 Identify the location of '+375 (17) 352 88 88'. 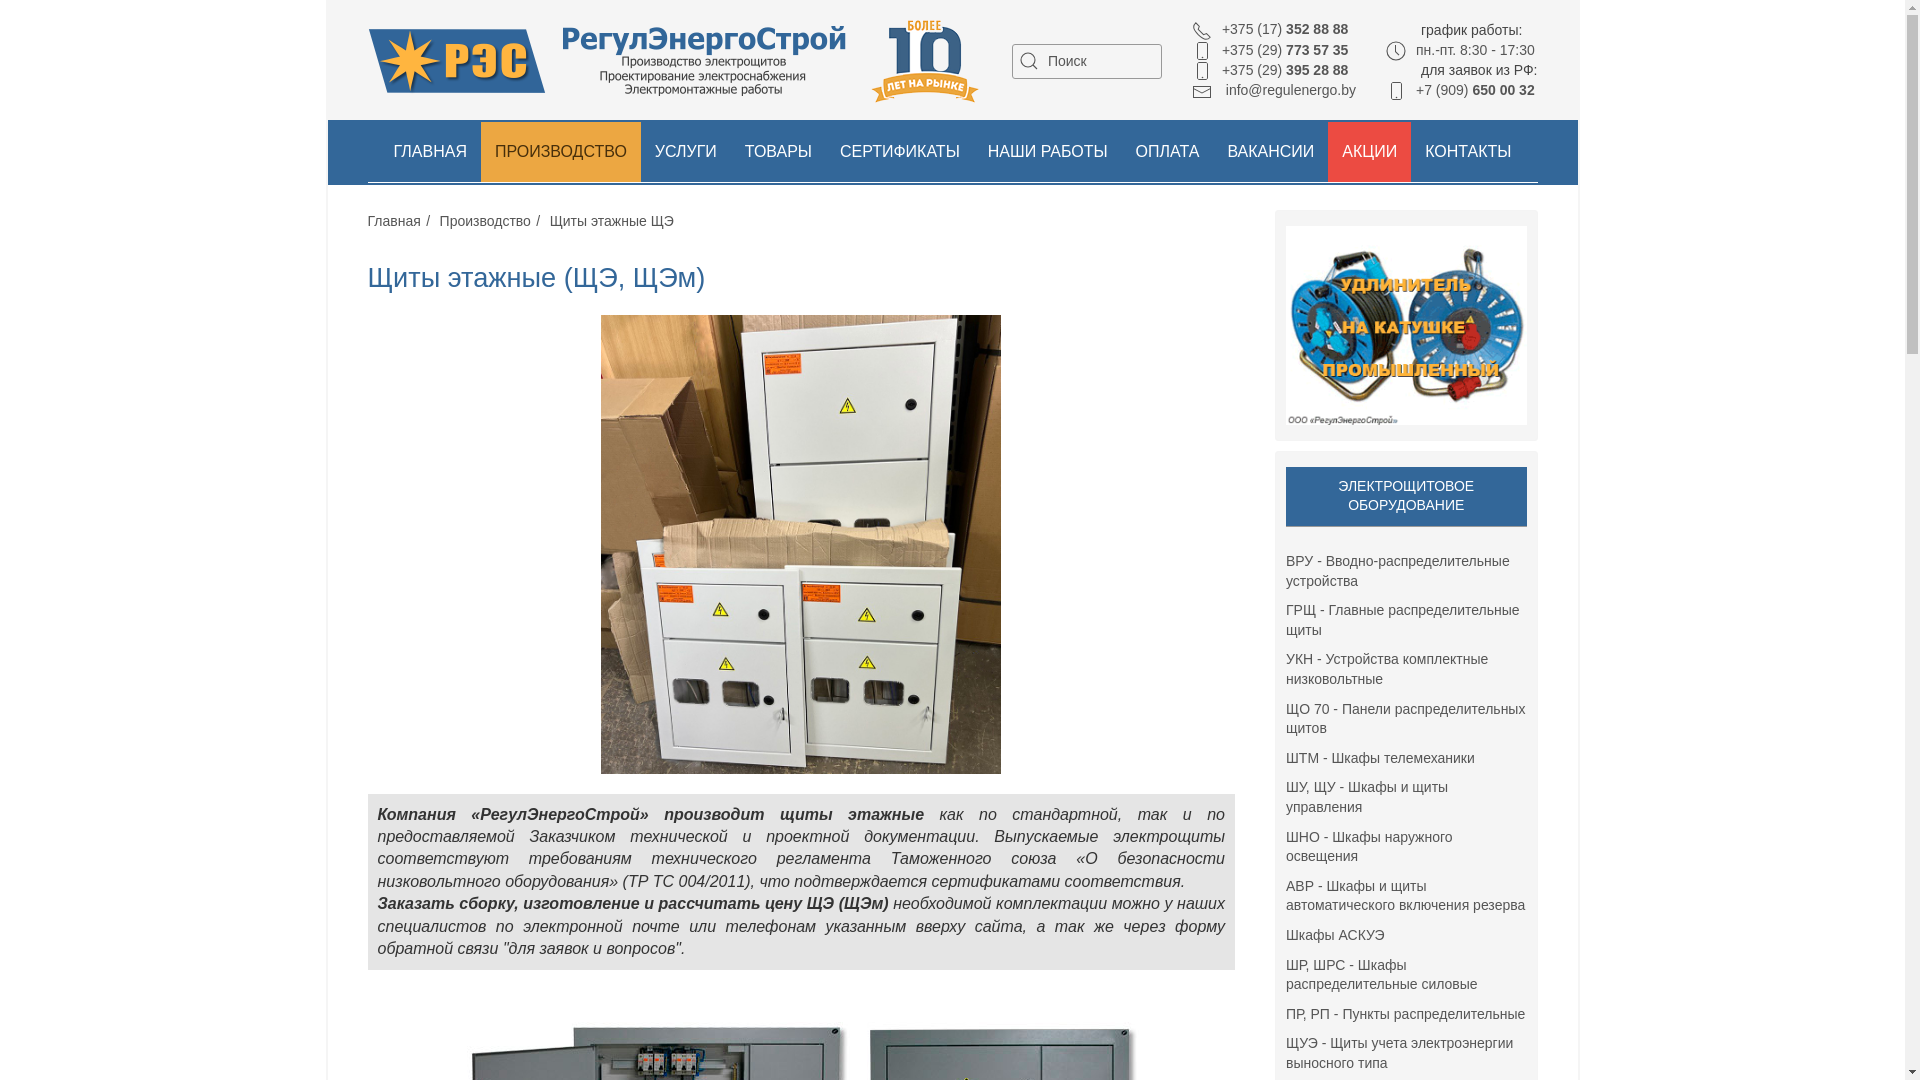
(1269, 29).